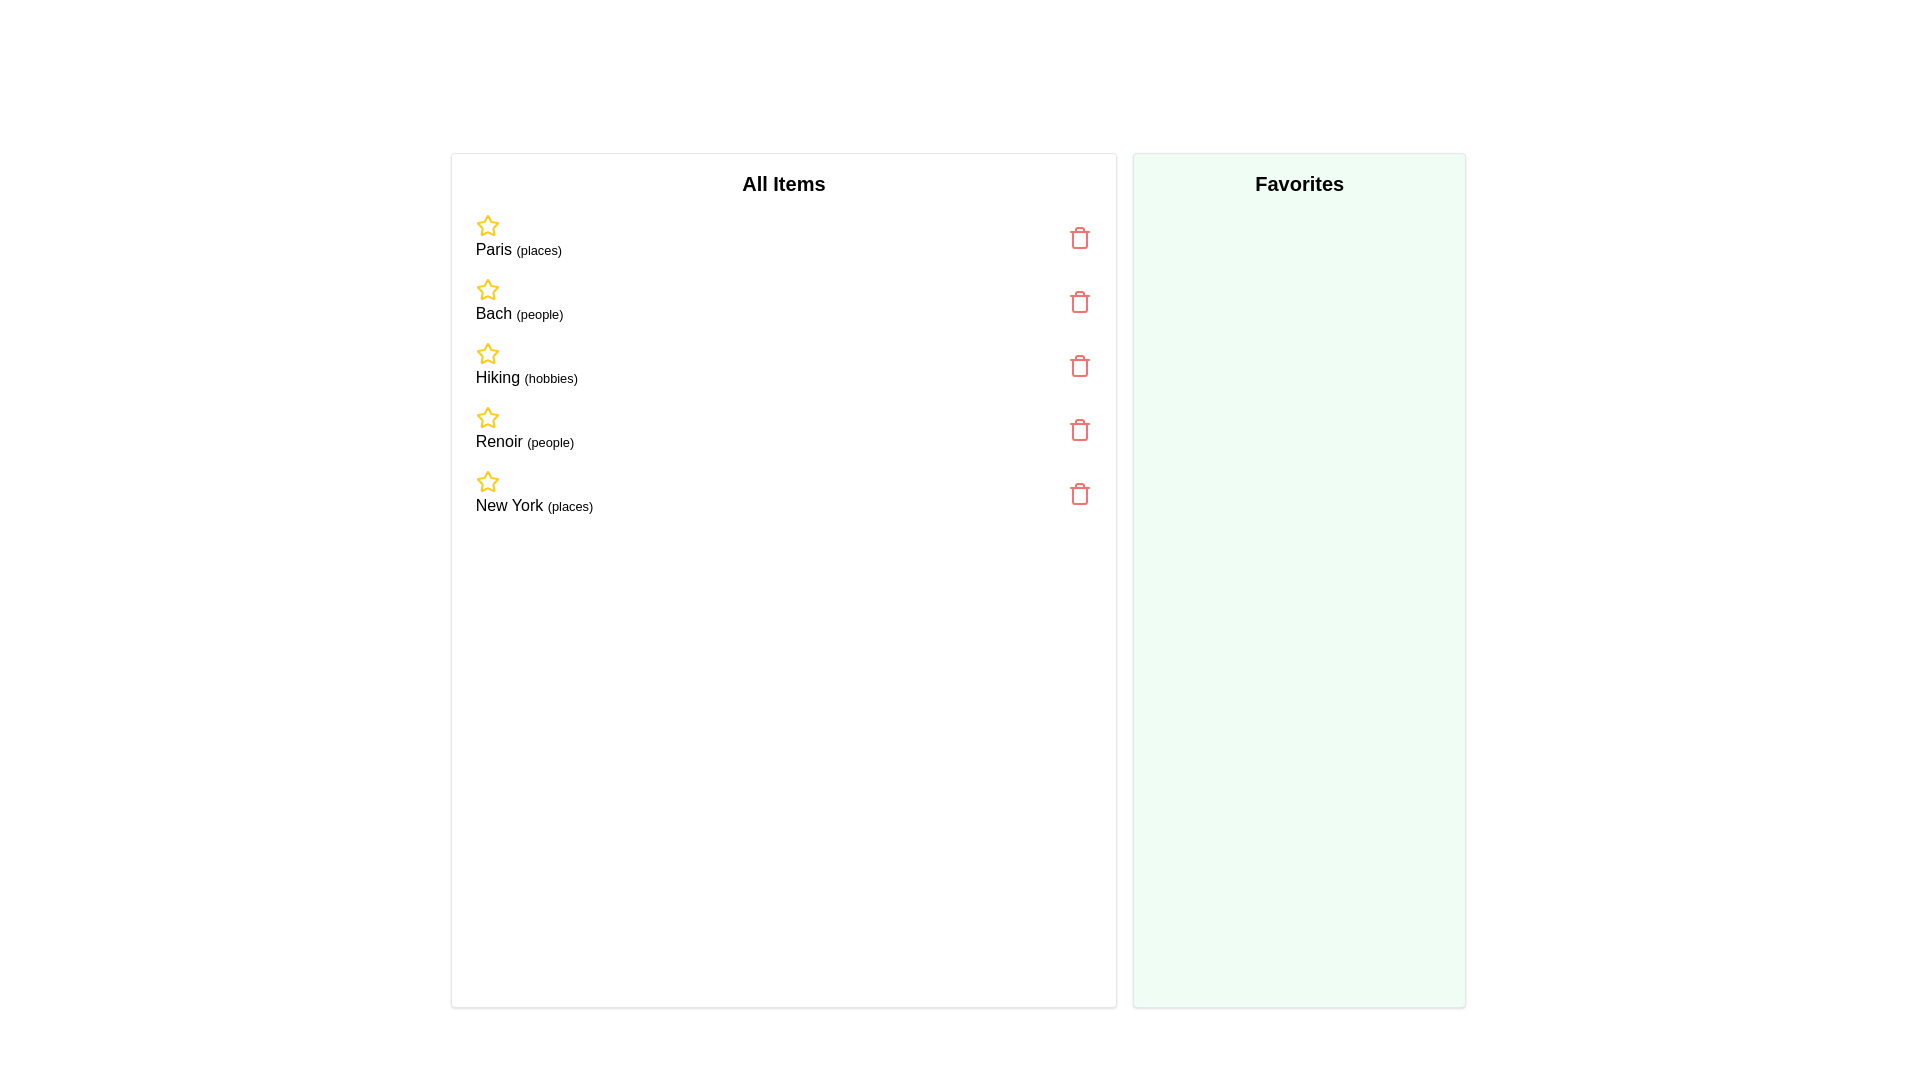 This screenshot has width=1920, height=1080. What do you see at coordinates (1079, 493) in the screenshot?
I see `the trash icon next to the item labeled 'New York (places)' to remove it from the list` at bounding box center [1079, 493].